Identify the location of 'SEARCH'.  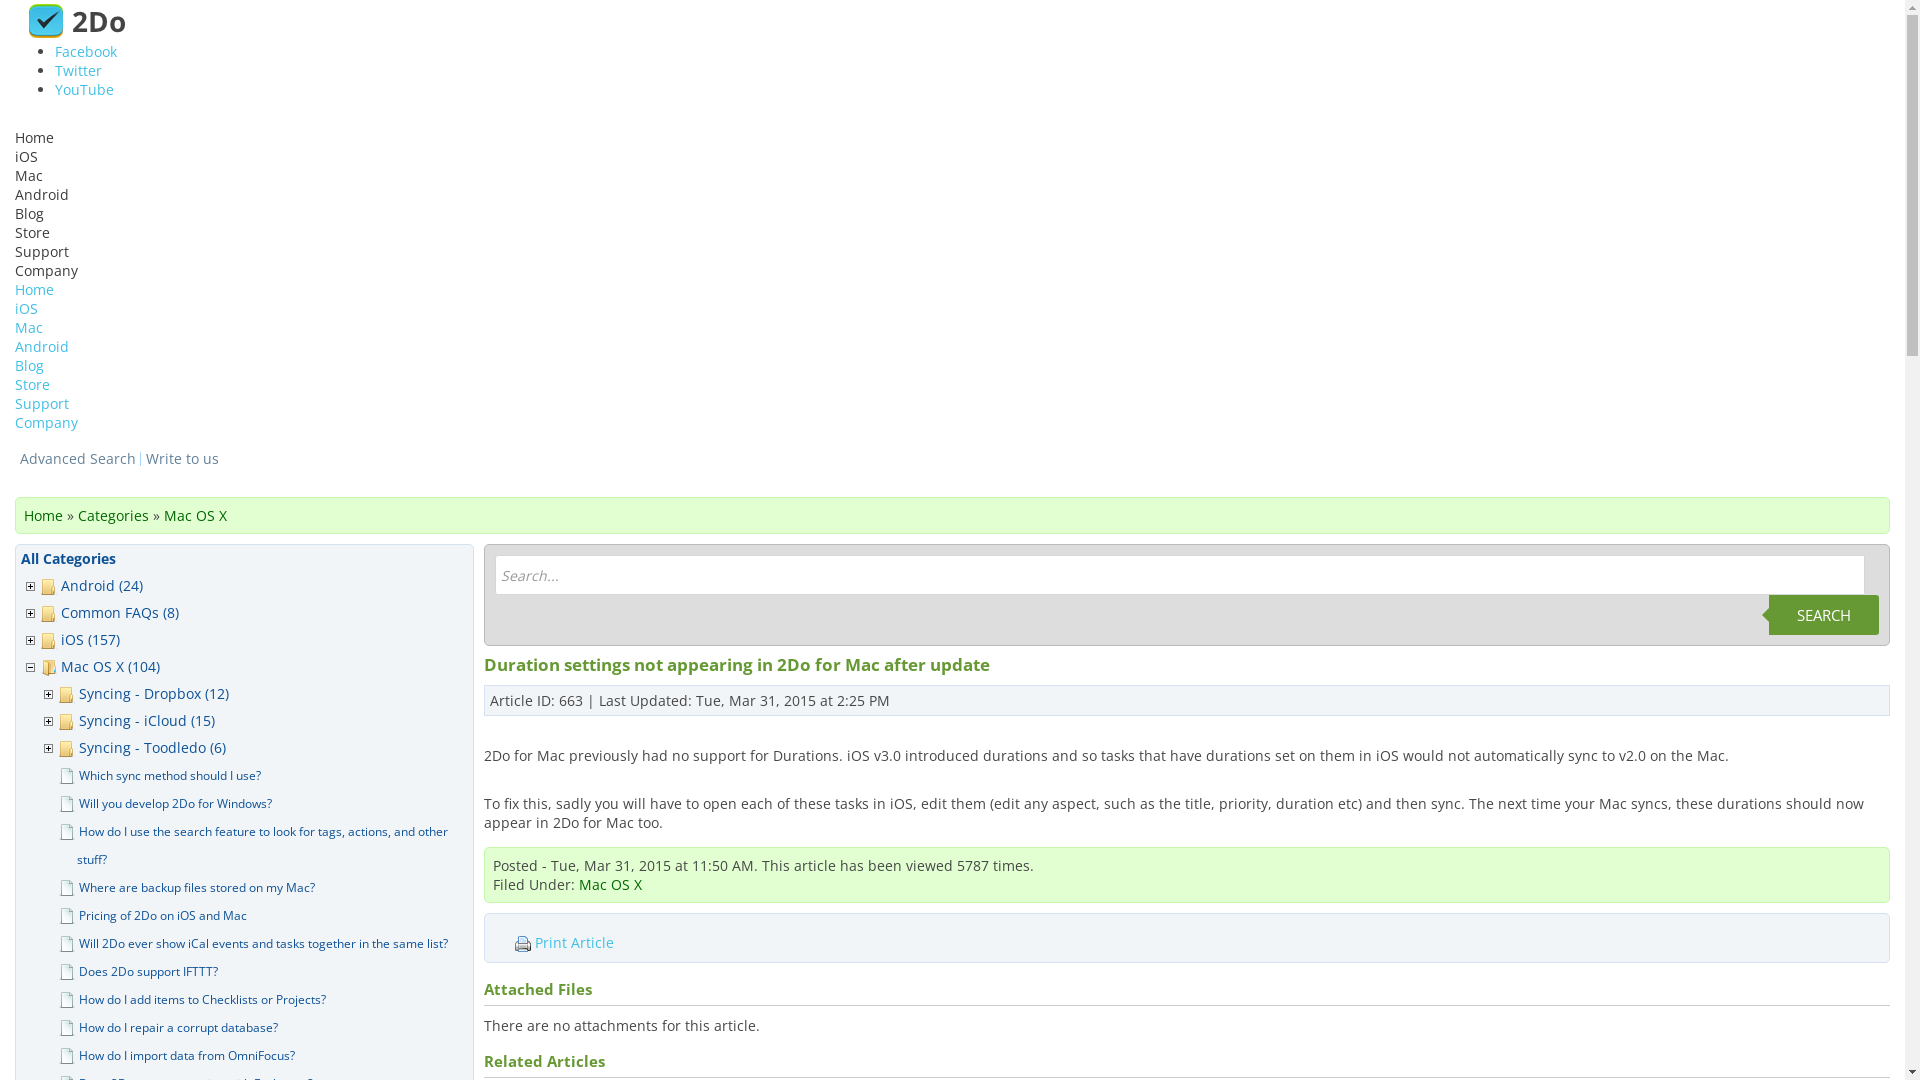
(1824, 613).